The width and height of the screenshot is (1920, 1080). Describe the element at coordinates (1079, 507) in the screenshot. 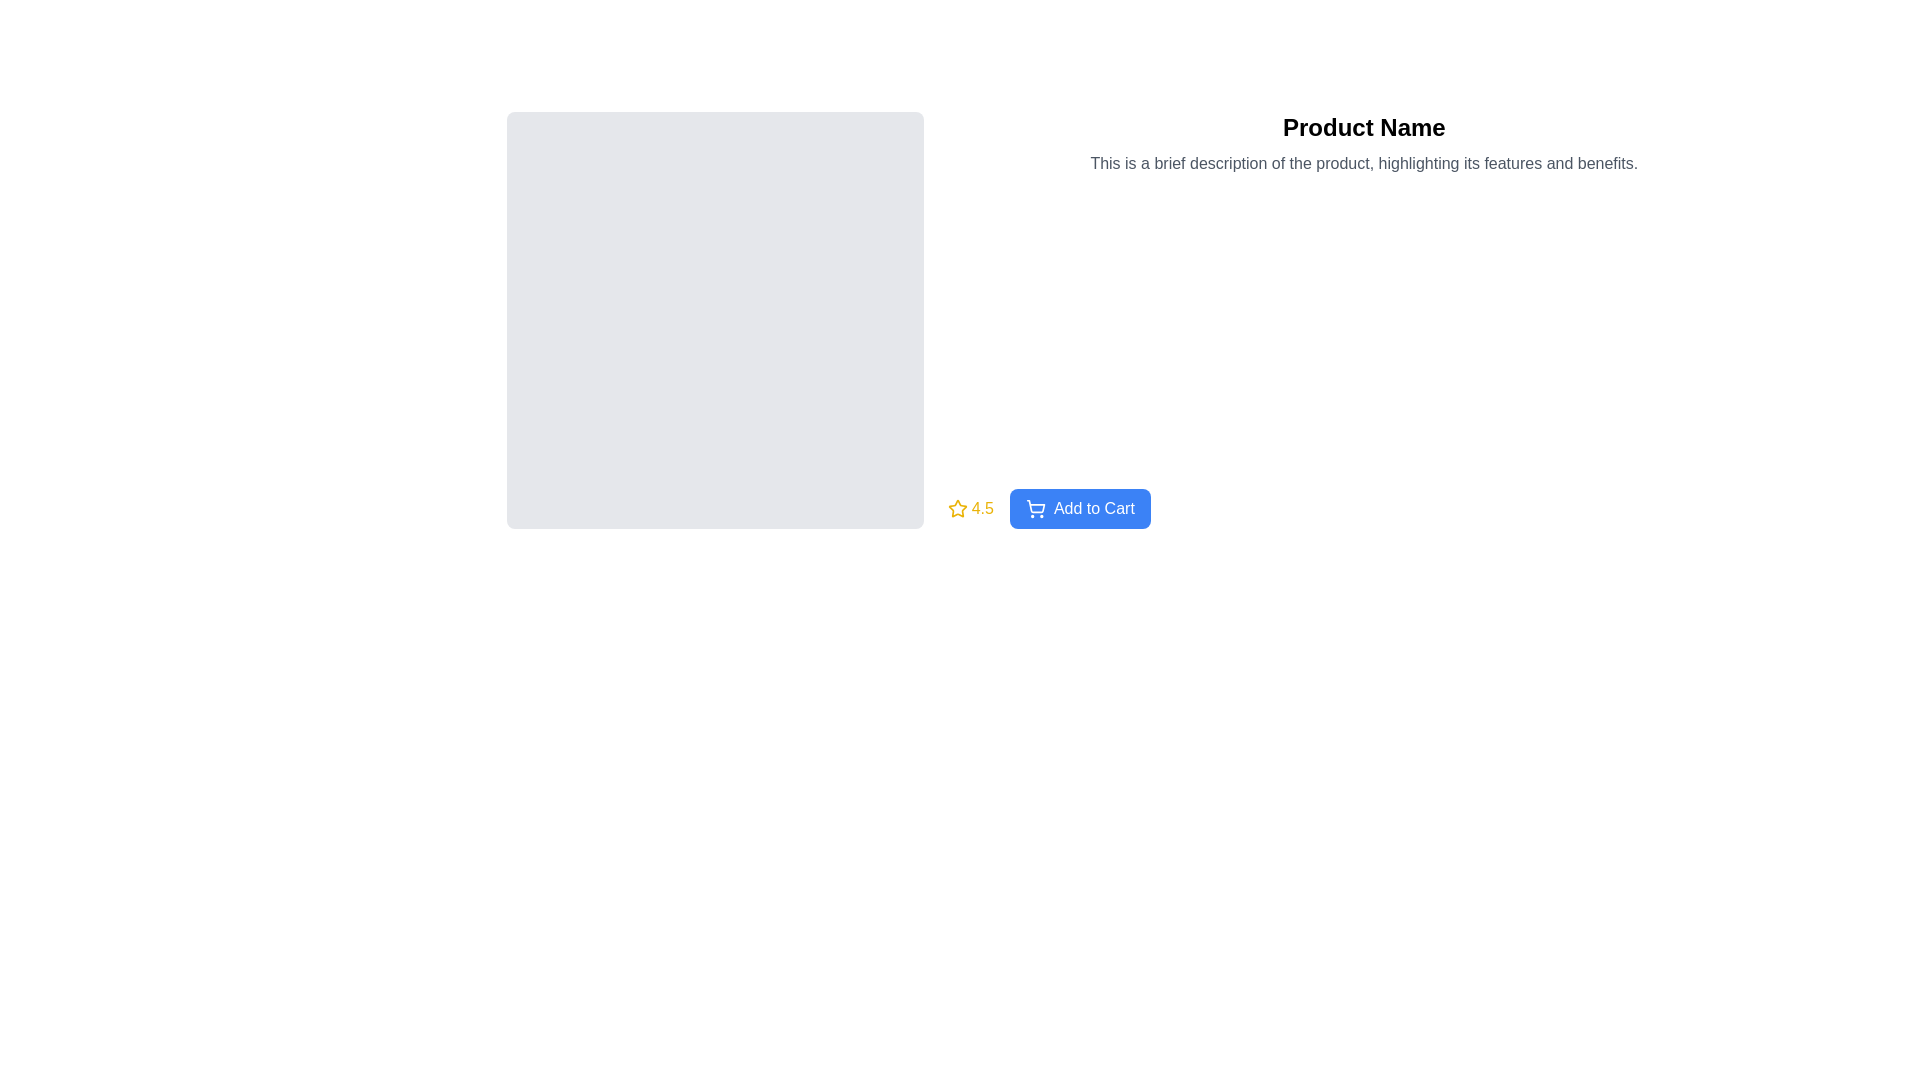

I see `the button located to the right of the rating display (golden star and text '4.5')` at that location.